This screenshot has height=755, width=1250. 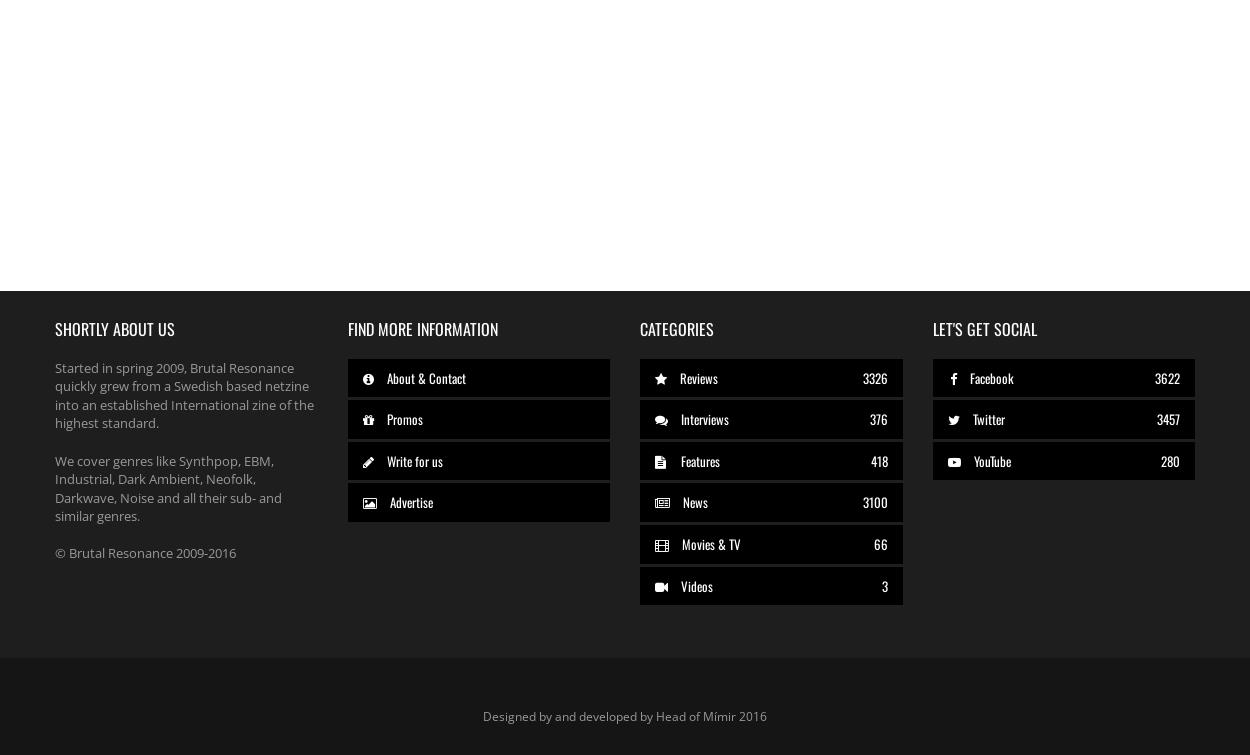 I want to click on '418', so click(x=878, y=459).